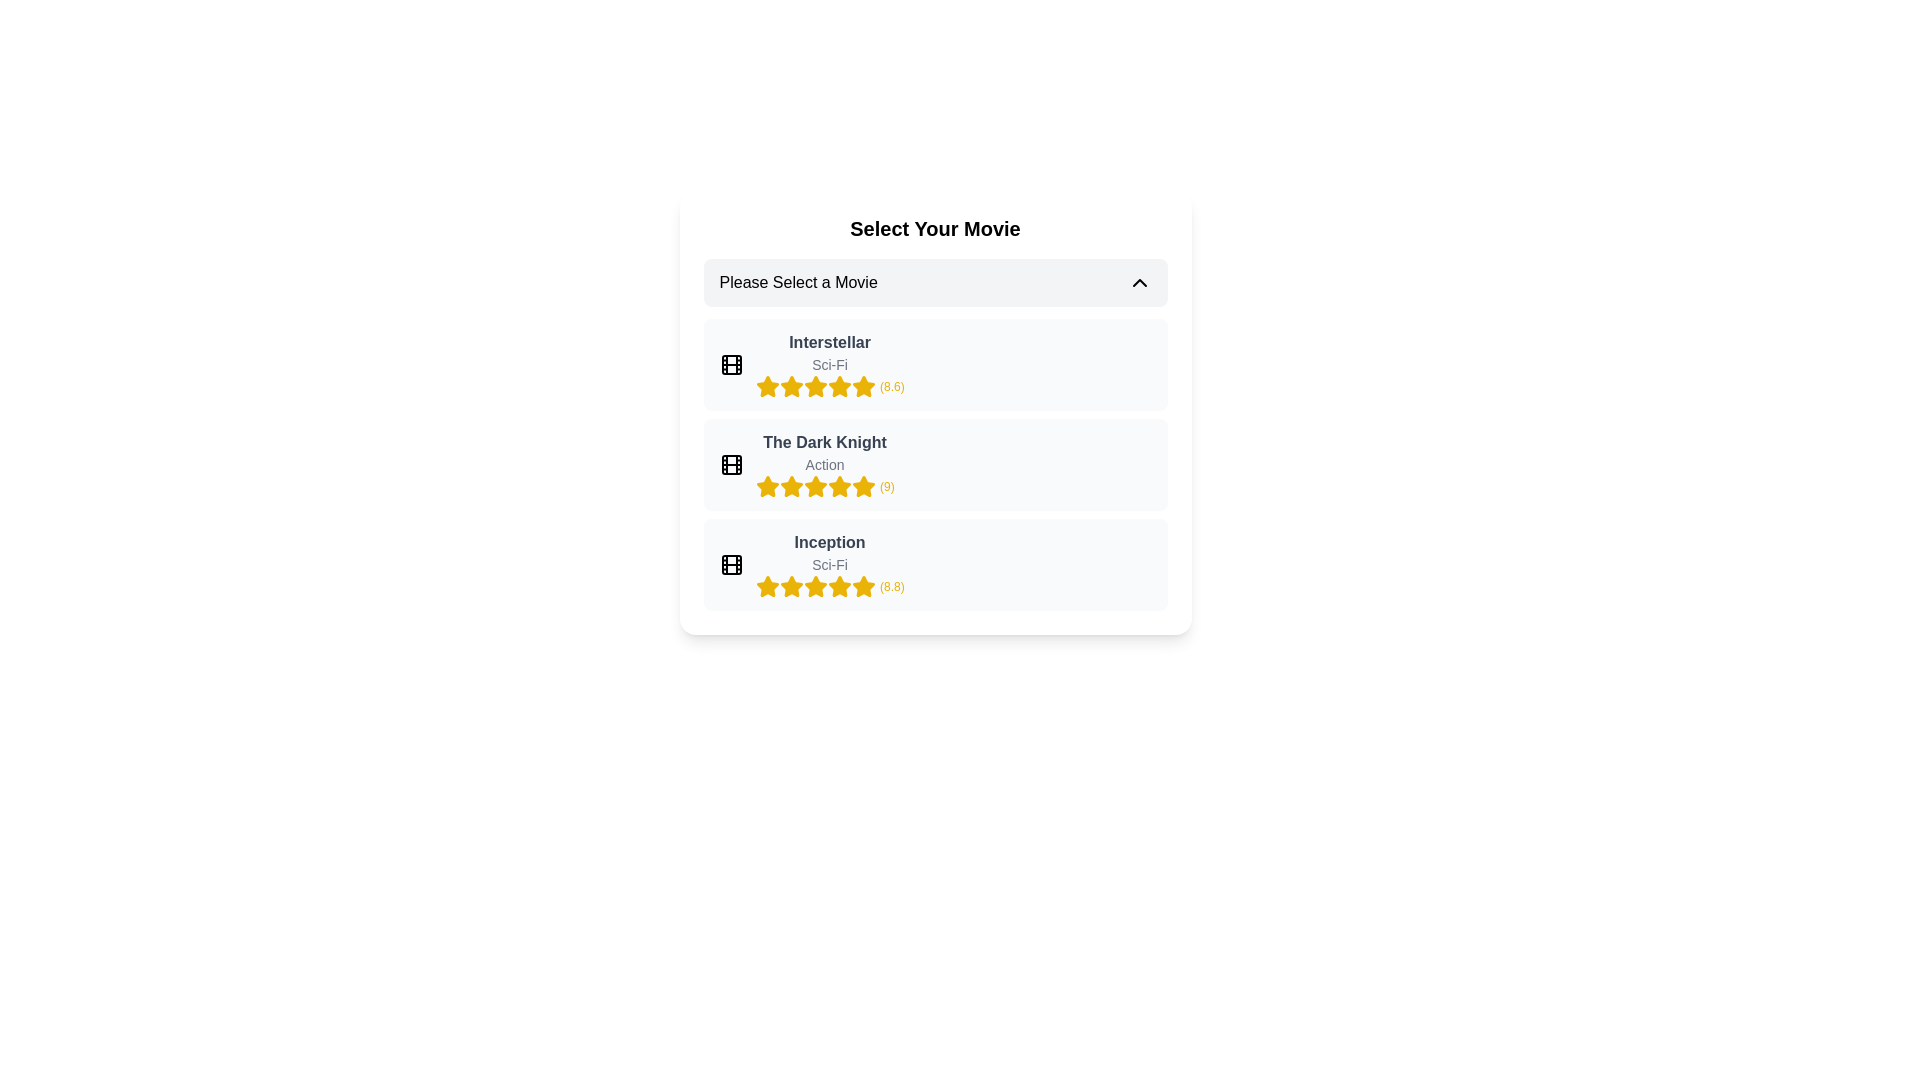  I want to click on the fifth star icon in the rating system for the movie 'Inception', which indicates the highest rating point and is located next to the score '8.8', so click(839, 585).